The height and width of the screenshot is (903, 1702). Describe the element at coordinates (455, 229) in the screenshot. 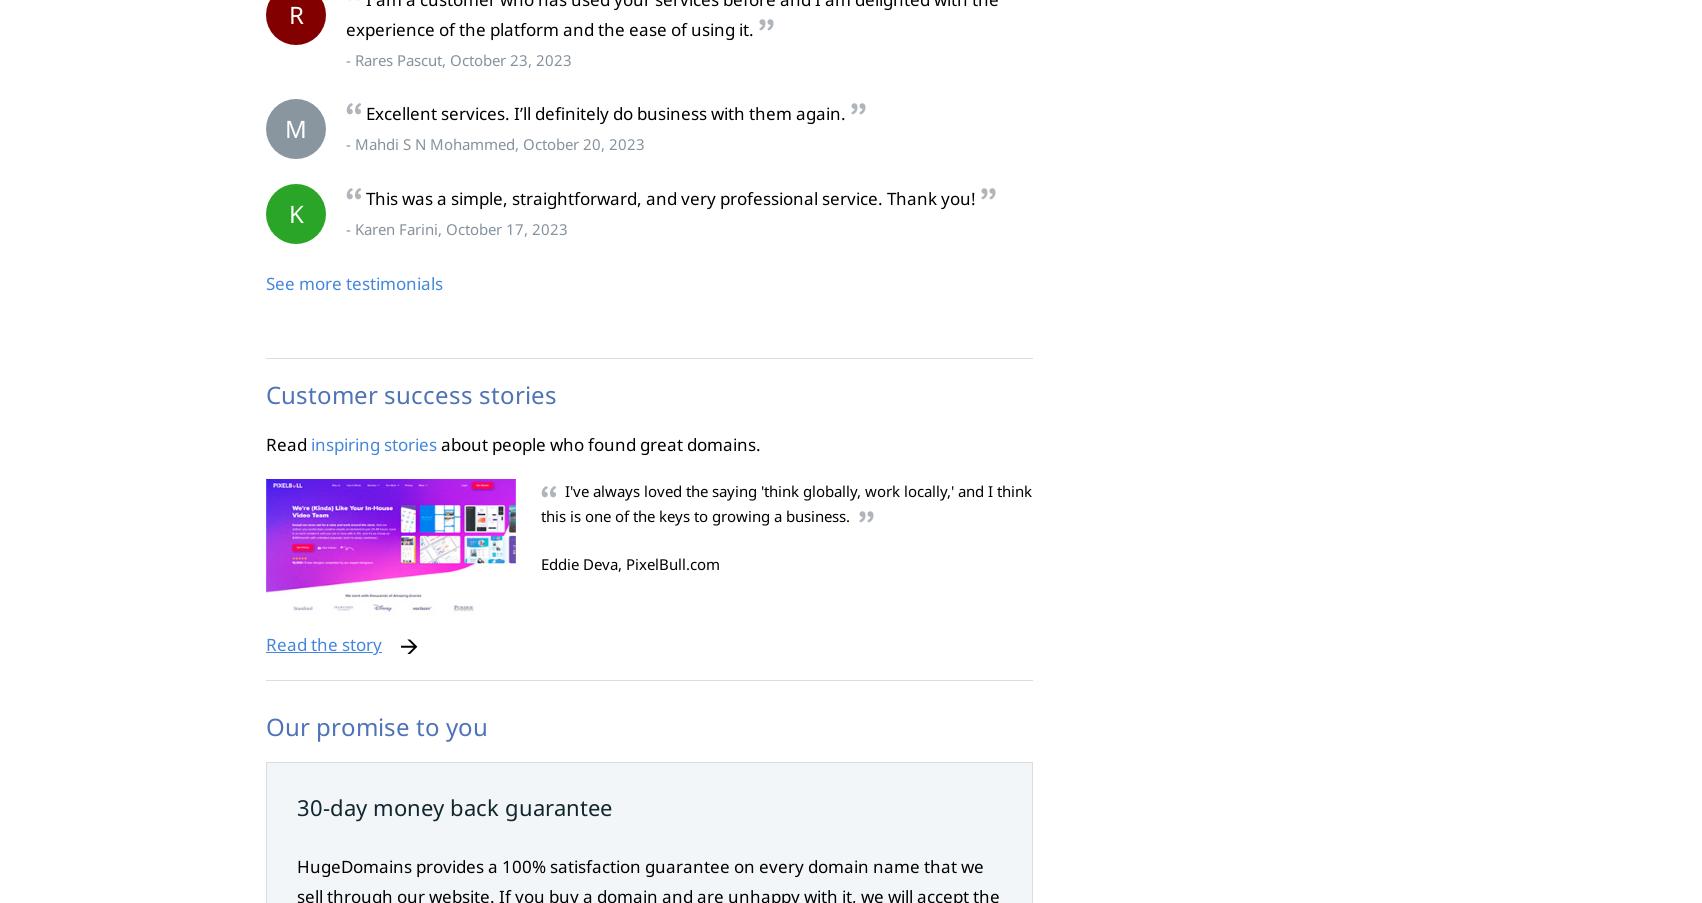

I see `'- Karen Farini, October 17, 2023'` at that location.